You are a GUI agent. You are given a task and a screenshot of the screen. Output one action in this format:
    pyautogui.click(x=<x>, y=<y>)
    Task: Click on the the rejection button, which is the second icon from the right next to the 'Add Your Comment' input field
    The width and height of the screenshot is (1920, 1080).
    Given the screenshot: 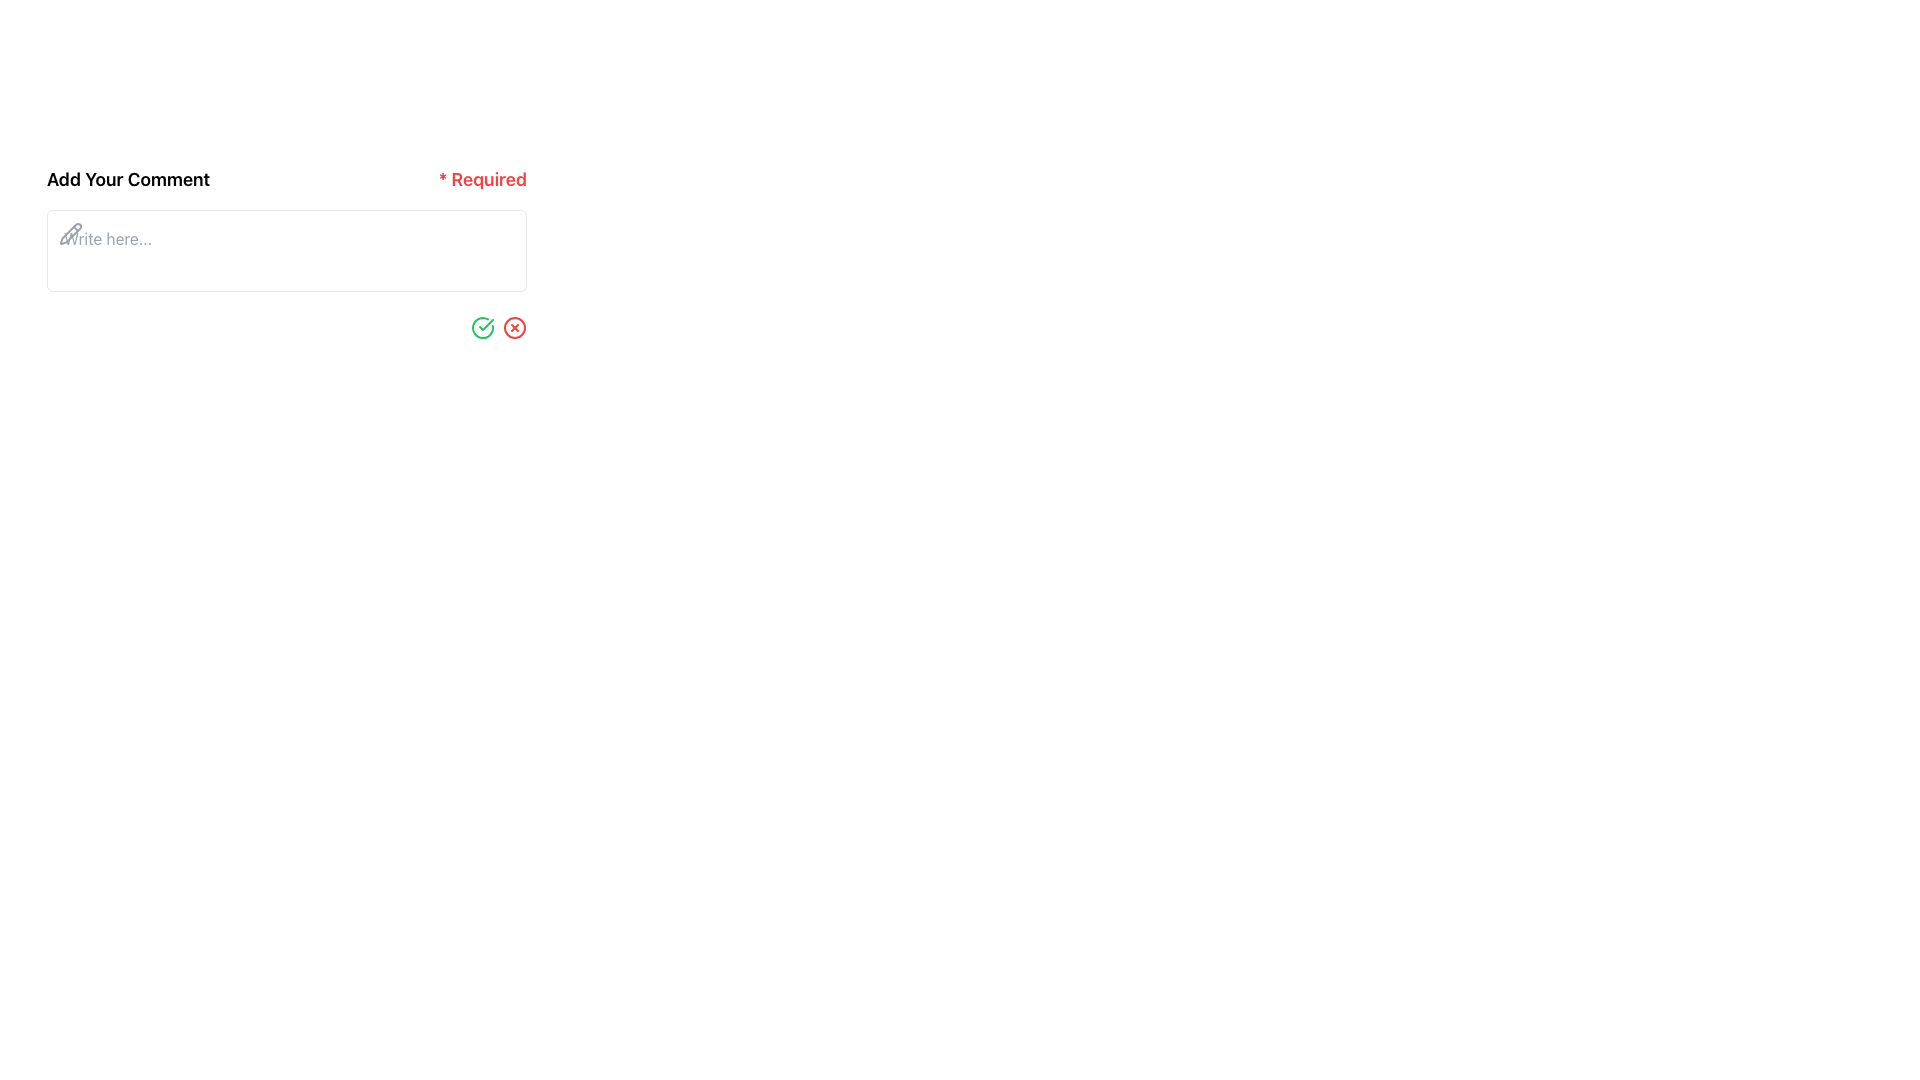 What is the action you would take?
    pyautogui.click(x=514, y=326)
    